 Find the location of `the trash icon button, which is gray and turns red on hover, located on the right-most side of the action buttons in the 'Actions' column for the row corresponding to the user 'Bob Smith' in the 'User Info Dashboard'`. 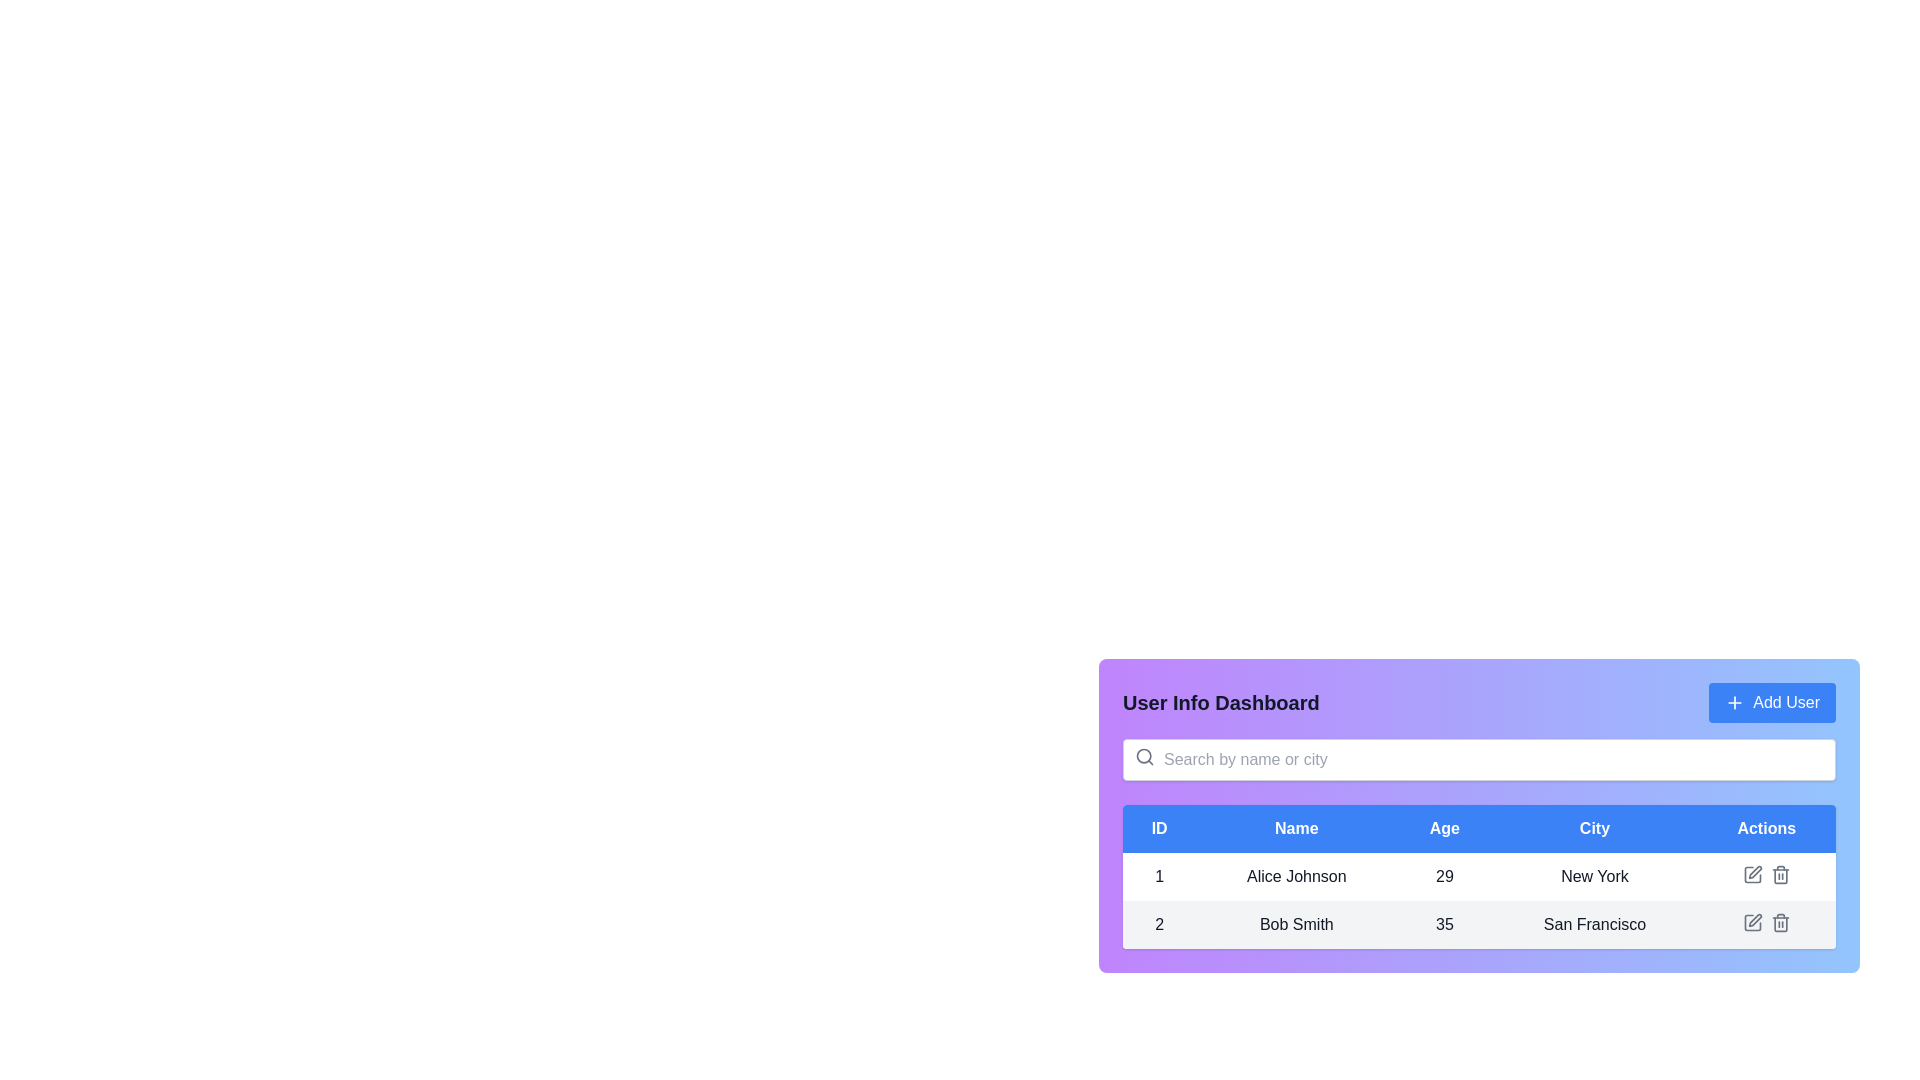

the trash icon button, which is gray and turns red on hover, located on the right-most side of the action buttons in the 'Actions' column for the row corresponding to the user 'Bob Smith' in the 'User Info Dashboard' is located at coordinates (1780, 922).